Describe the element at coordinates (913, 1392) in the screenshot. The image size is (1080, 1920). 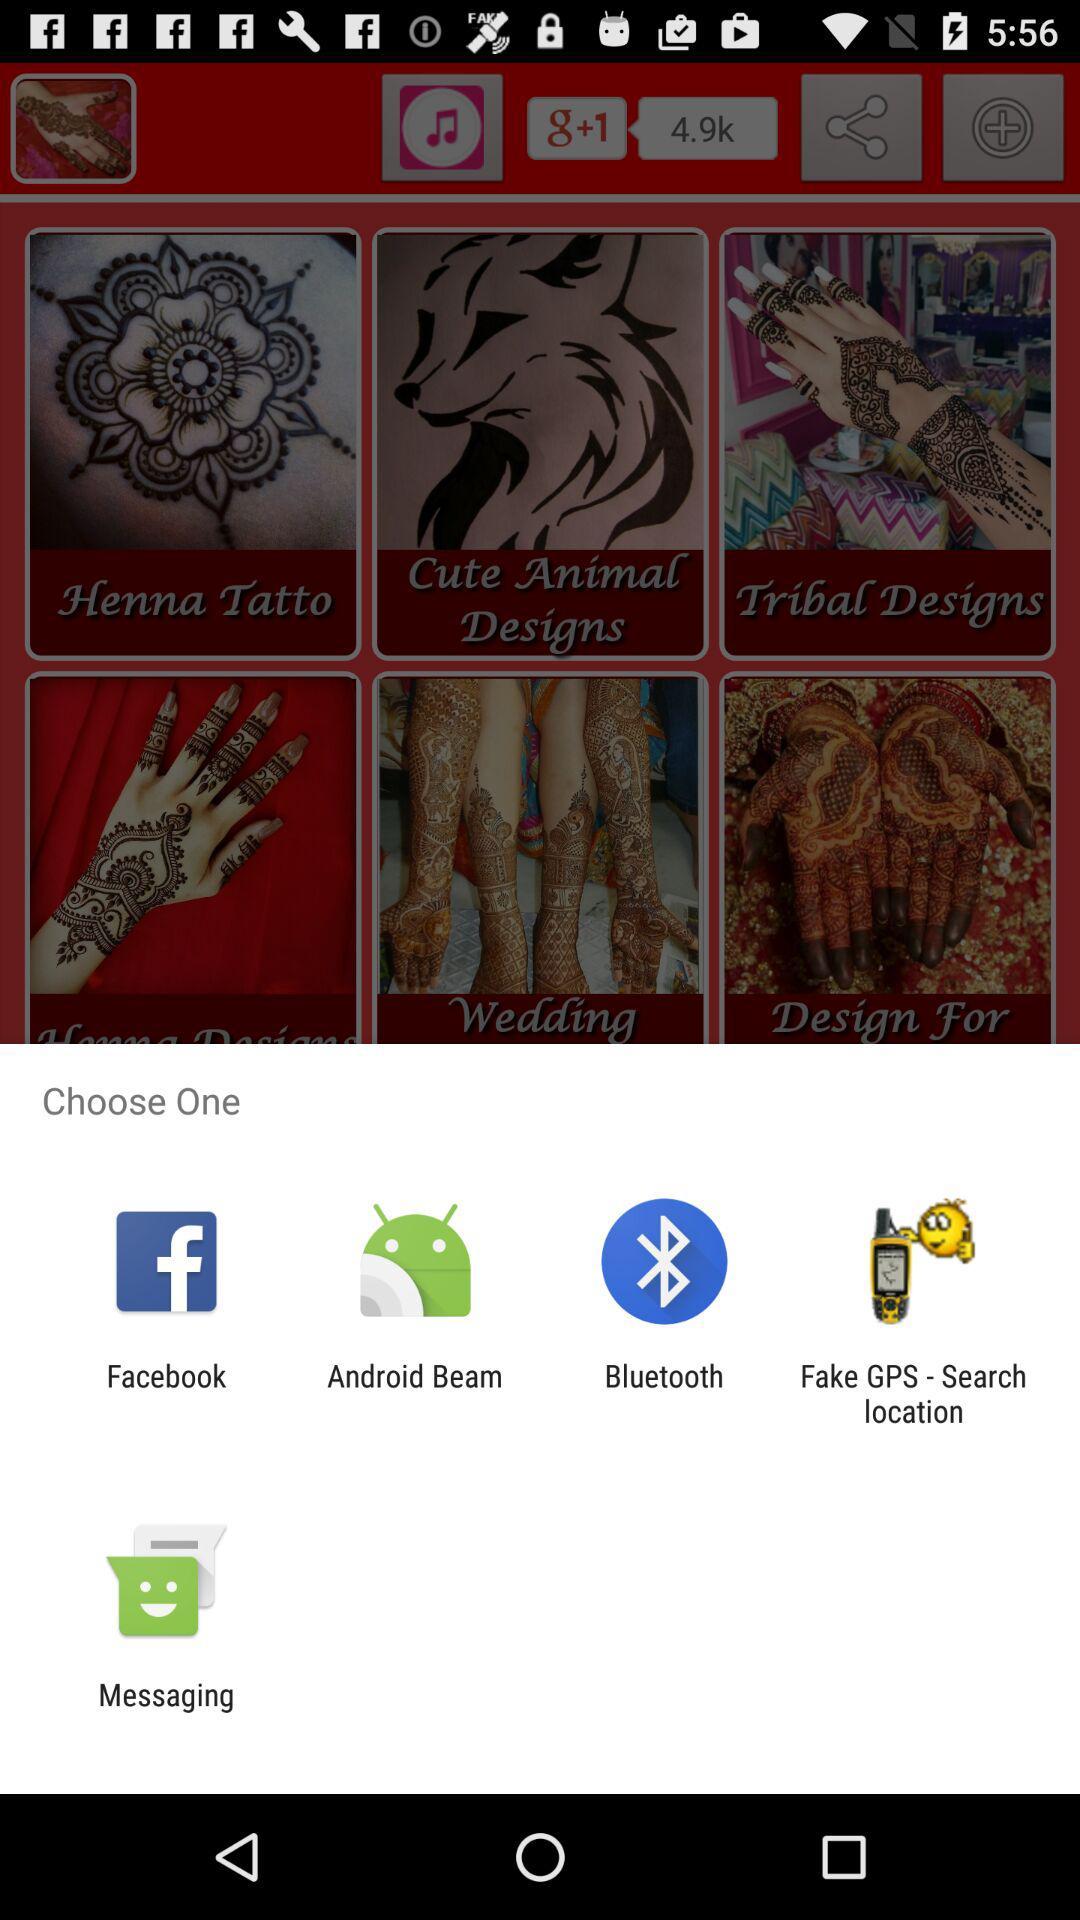
I see `the app to the right of bluetooth icon` at that location.